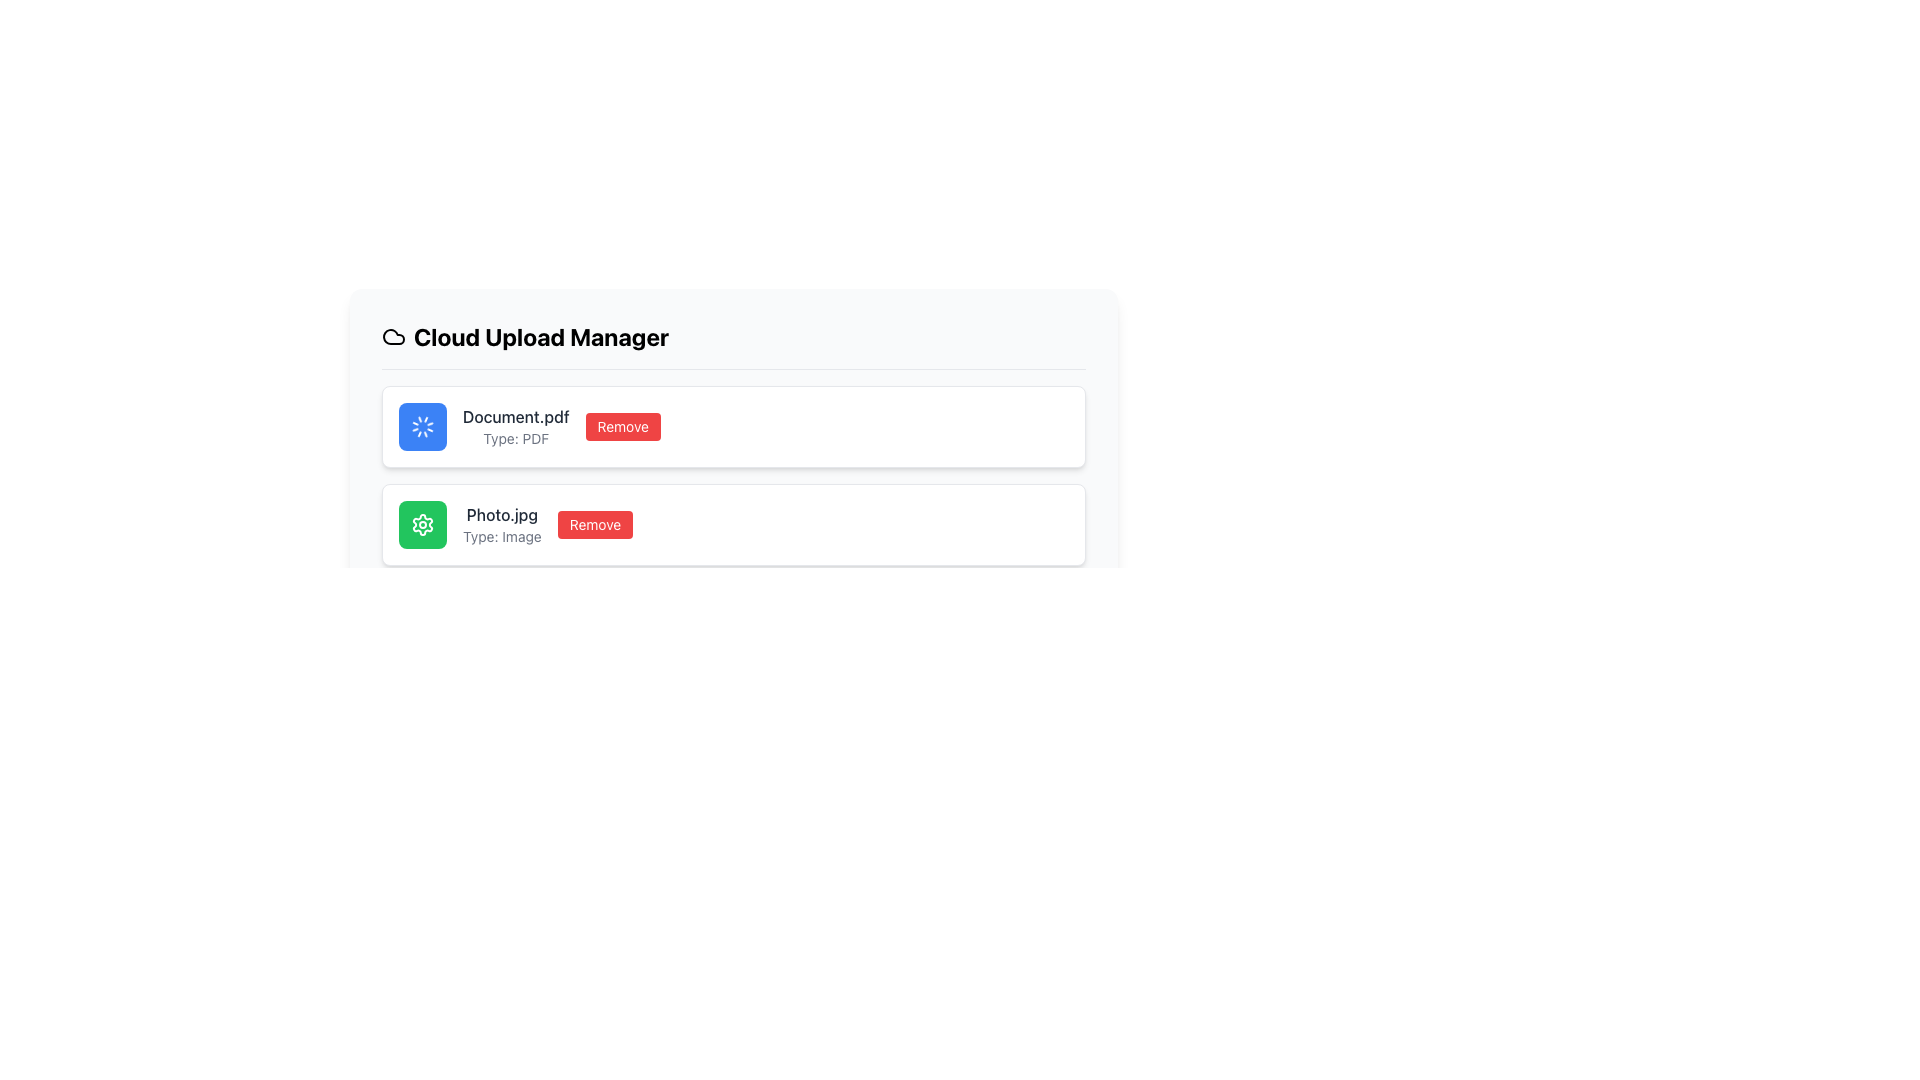 This screenshot has width=1920, height=1080. I want to click on the loading indicator within the button that indicates an upload or processing operation for 'Document.pdf', so click(421, 426).